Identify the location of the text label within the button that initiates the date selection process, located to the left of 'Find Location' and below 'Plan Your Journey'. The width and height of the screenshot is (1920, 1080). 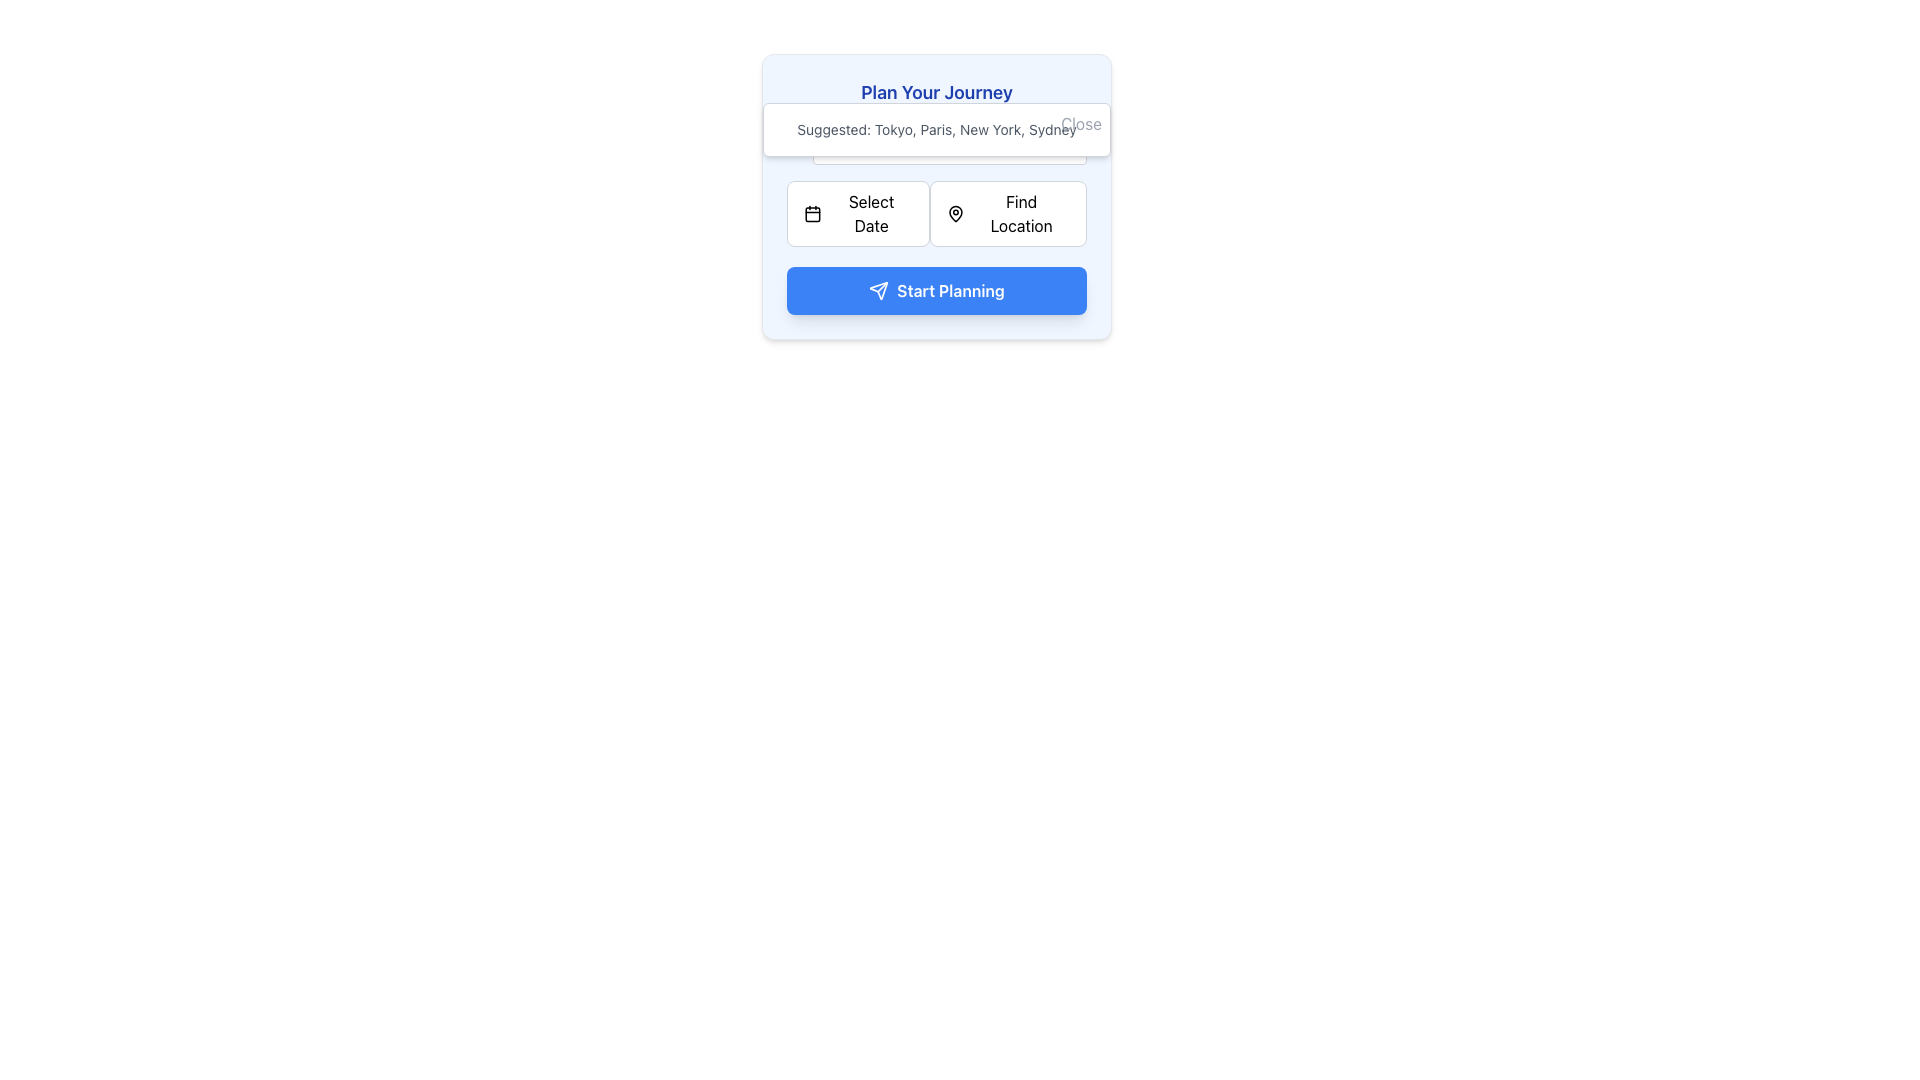
(871, 213).